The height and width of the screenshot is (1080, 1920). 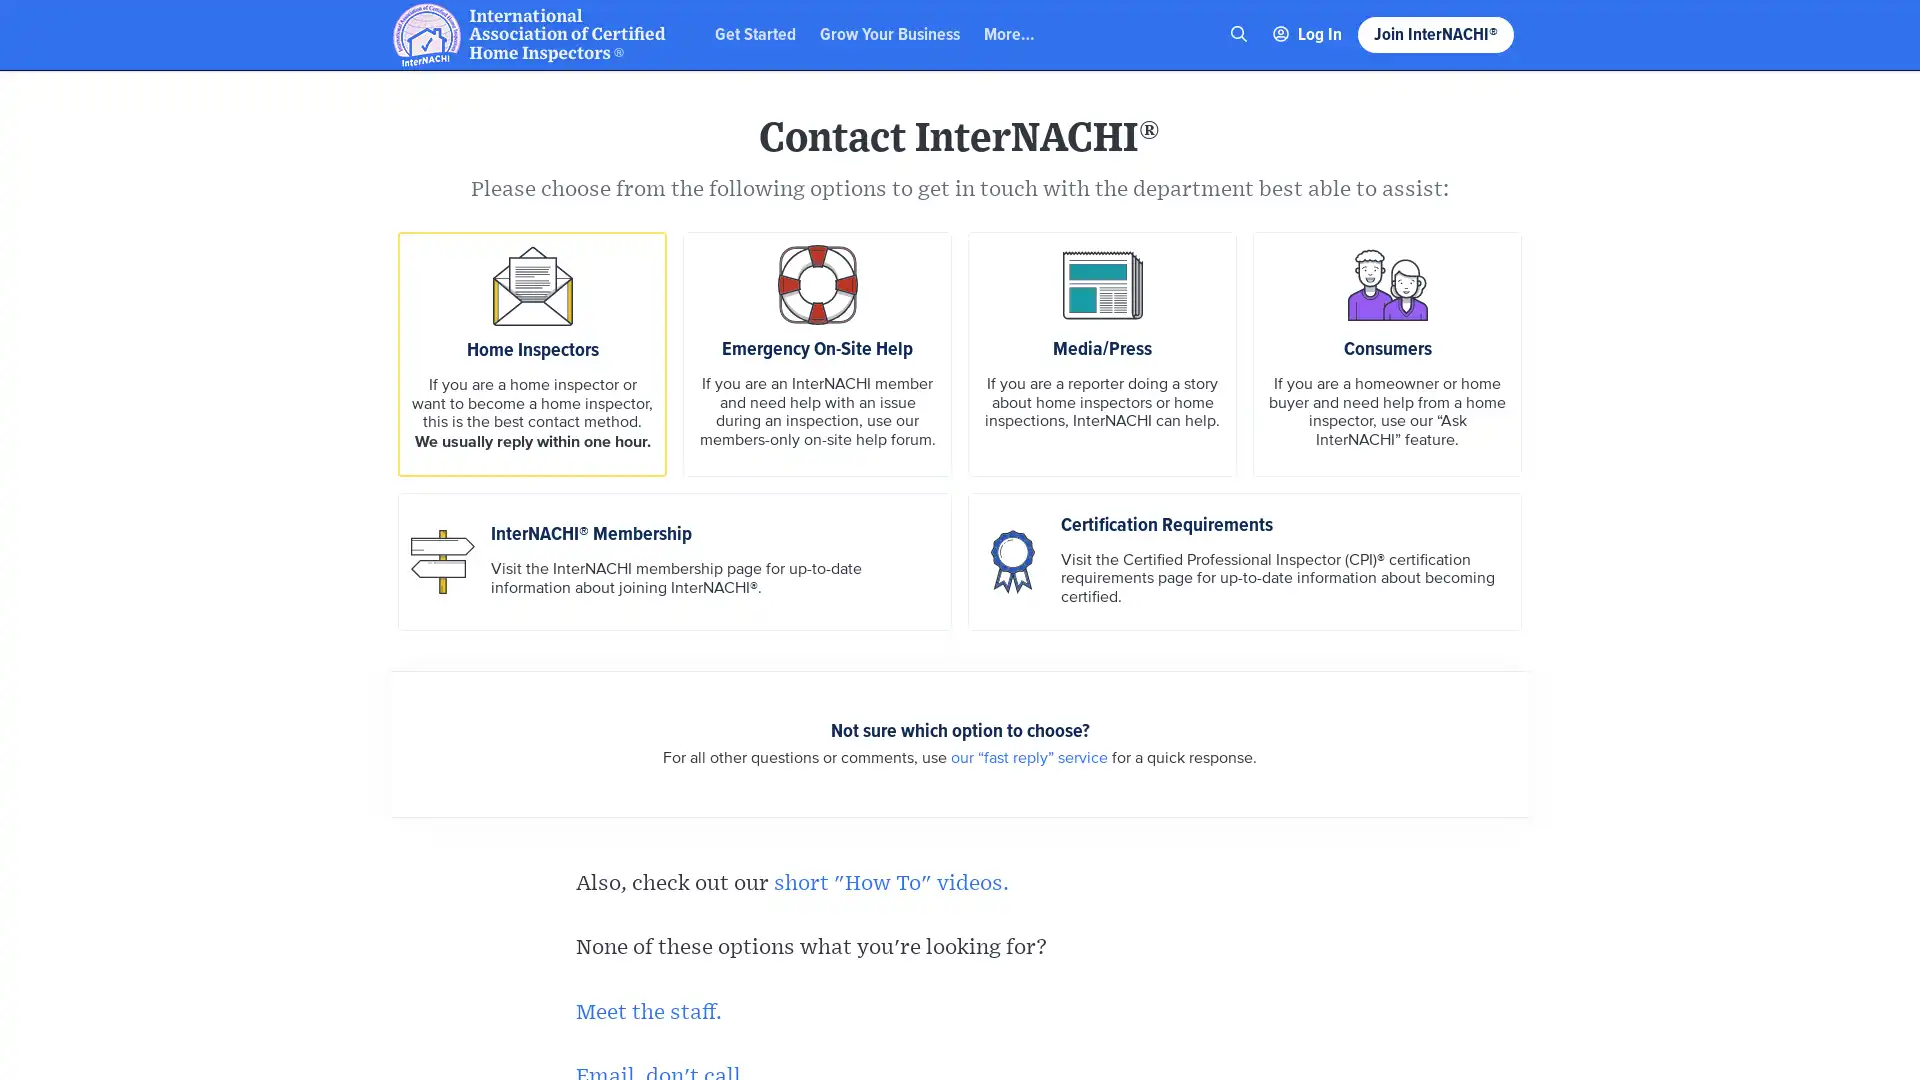 What do you see at coordinates (1830, 33) in the screenshot?
I see `Back to Top` at bounding box center [1830, 33].